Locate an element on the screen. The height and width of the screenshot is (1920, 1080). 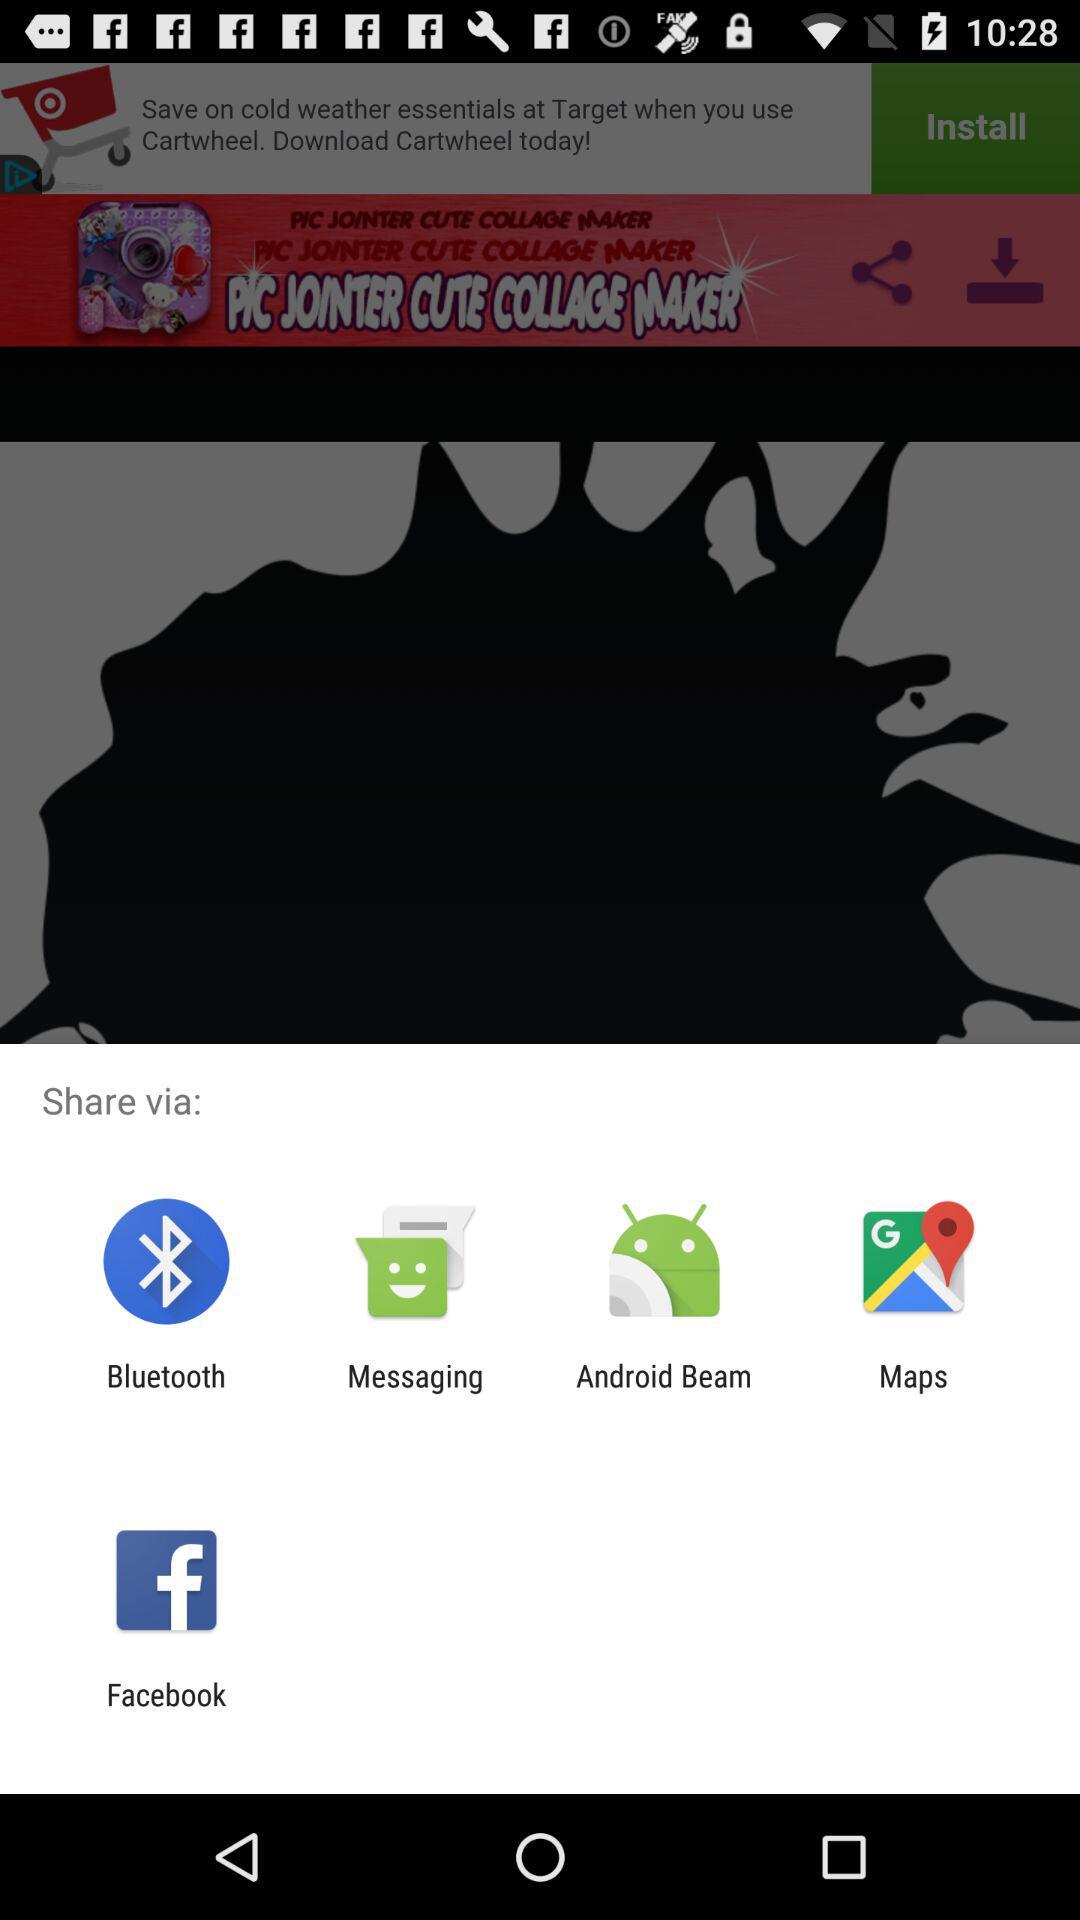
the android beam icon is located at coordinates (664, 1392).